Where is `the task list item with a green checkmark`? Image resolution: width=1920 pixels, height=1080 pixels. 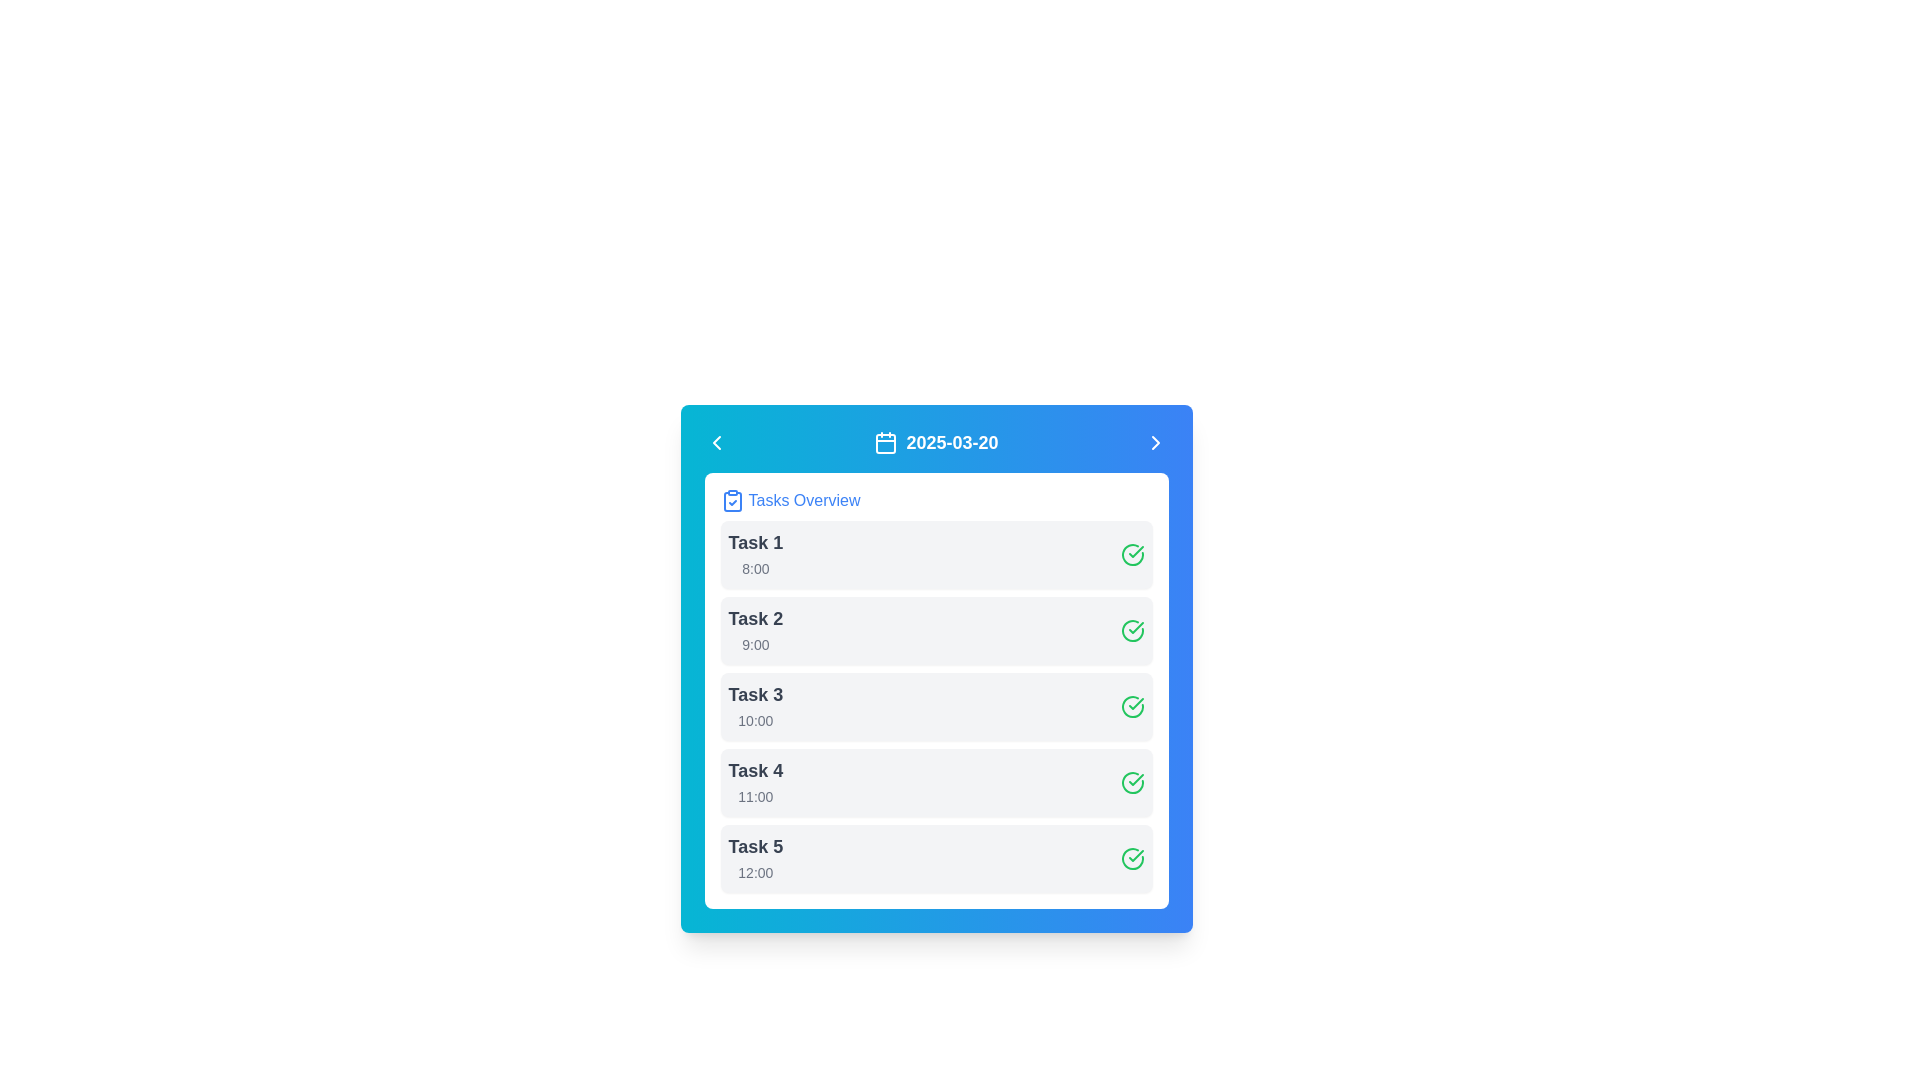
the task list item with a green checkmark is located at coordinates (935, 631).